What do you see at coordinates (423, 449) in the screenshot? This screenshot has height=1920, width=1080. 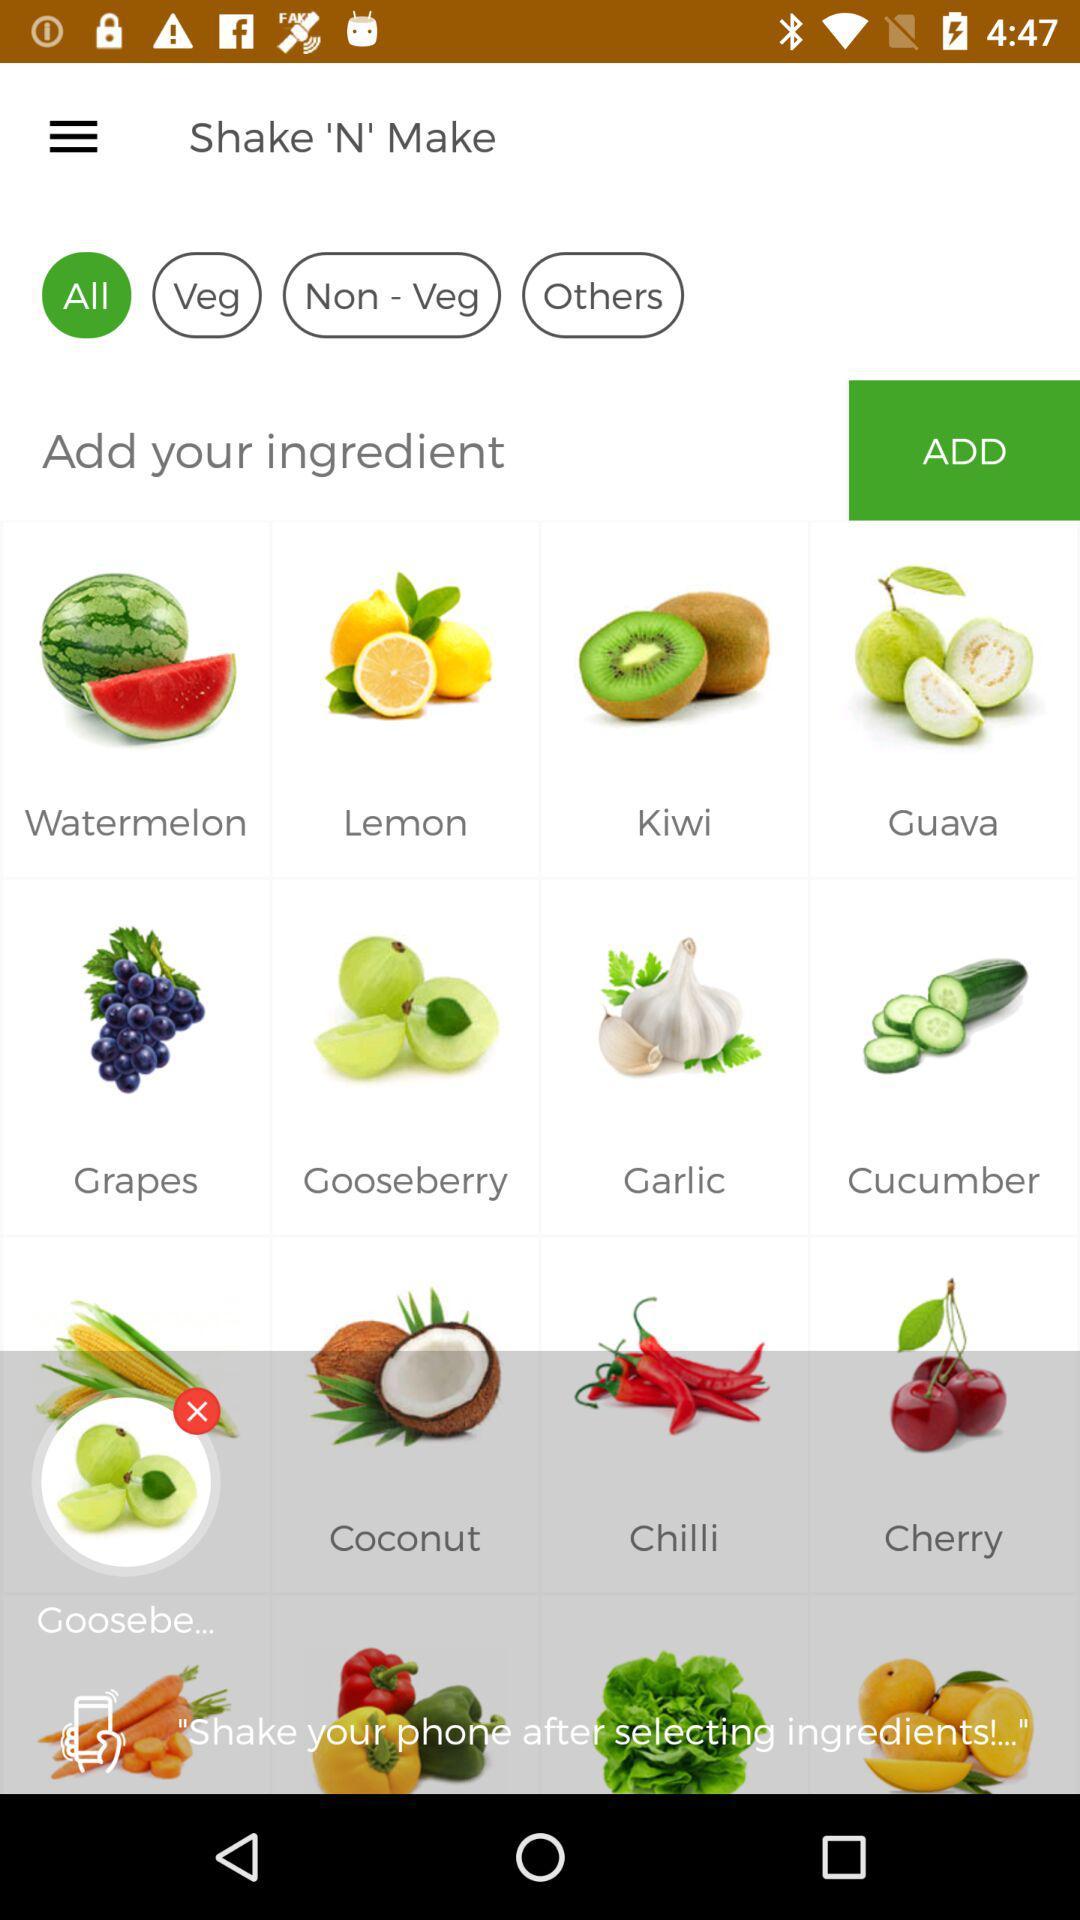 I see `the item to the left of add item` at bounding box center [423, 449].